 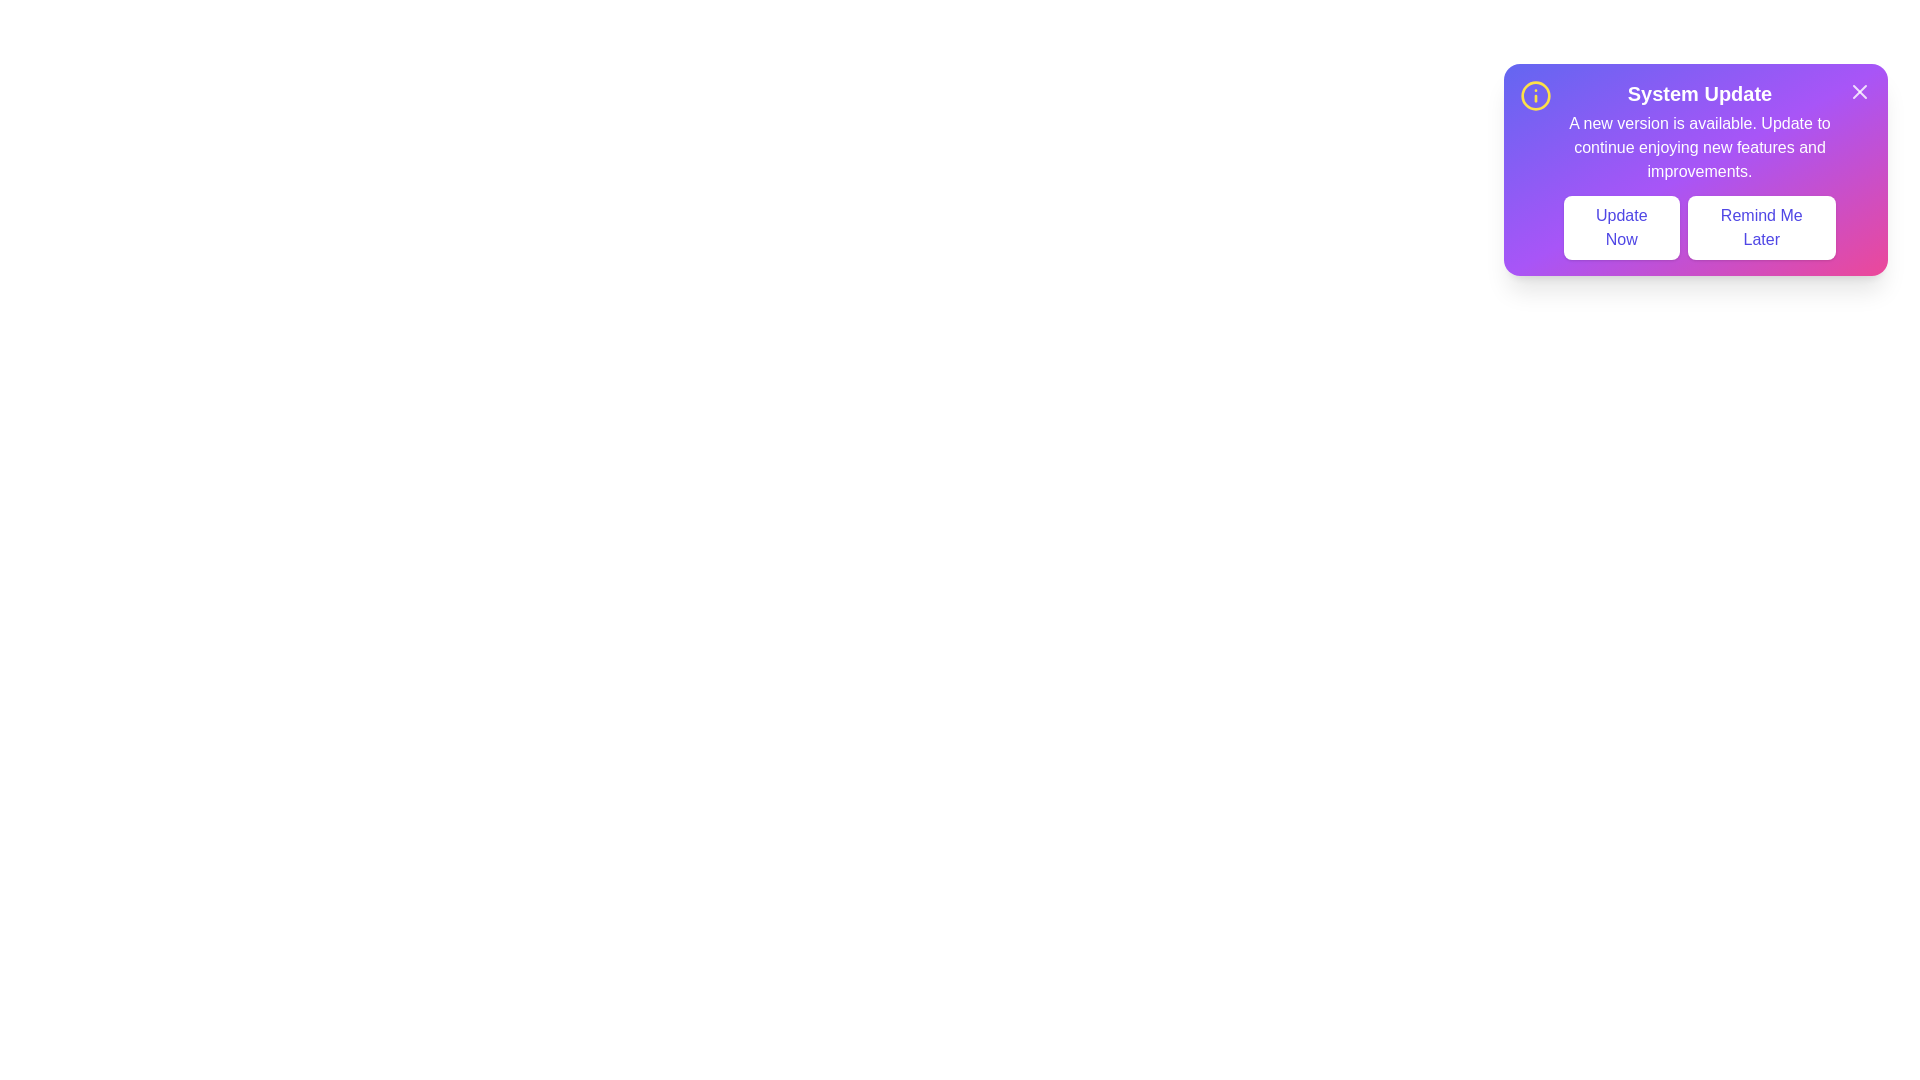 What do you see at coordinates (1621, 226) in the screenshot?
I see `the Update Now button to perform the corresponding action` at bounding box center [1621, 226].